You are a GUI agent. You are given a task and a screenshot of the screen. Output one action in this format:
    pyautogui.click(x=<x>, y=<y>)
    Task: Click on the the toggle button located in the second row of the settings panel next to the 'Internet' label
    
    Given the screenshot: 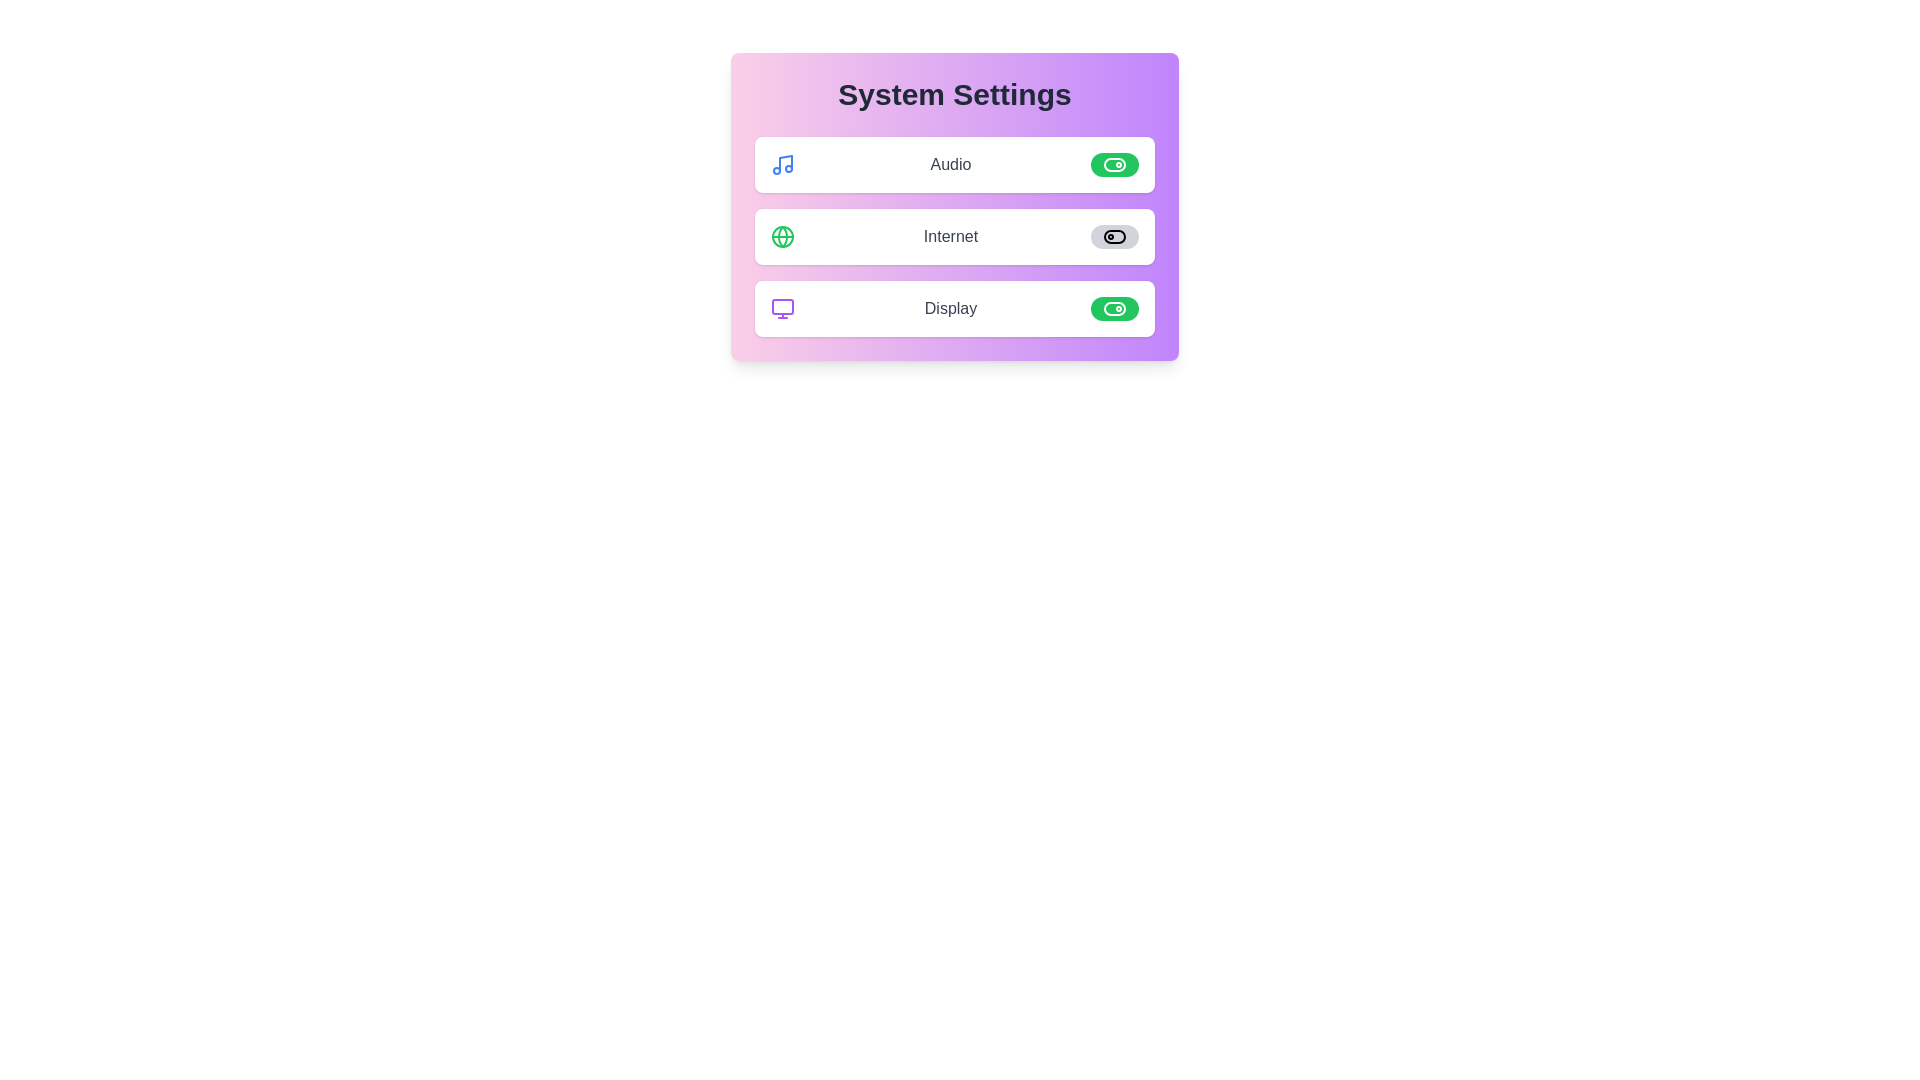 What is the action you would take?
    pyautogui.click(x=1113, y=235)
    